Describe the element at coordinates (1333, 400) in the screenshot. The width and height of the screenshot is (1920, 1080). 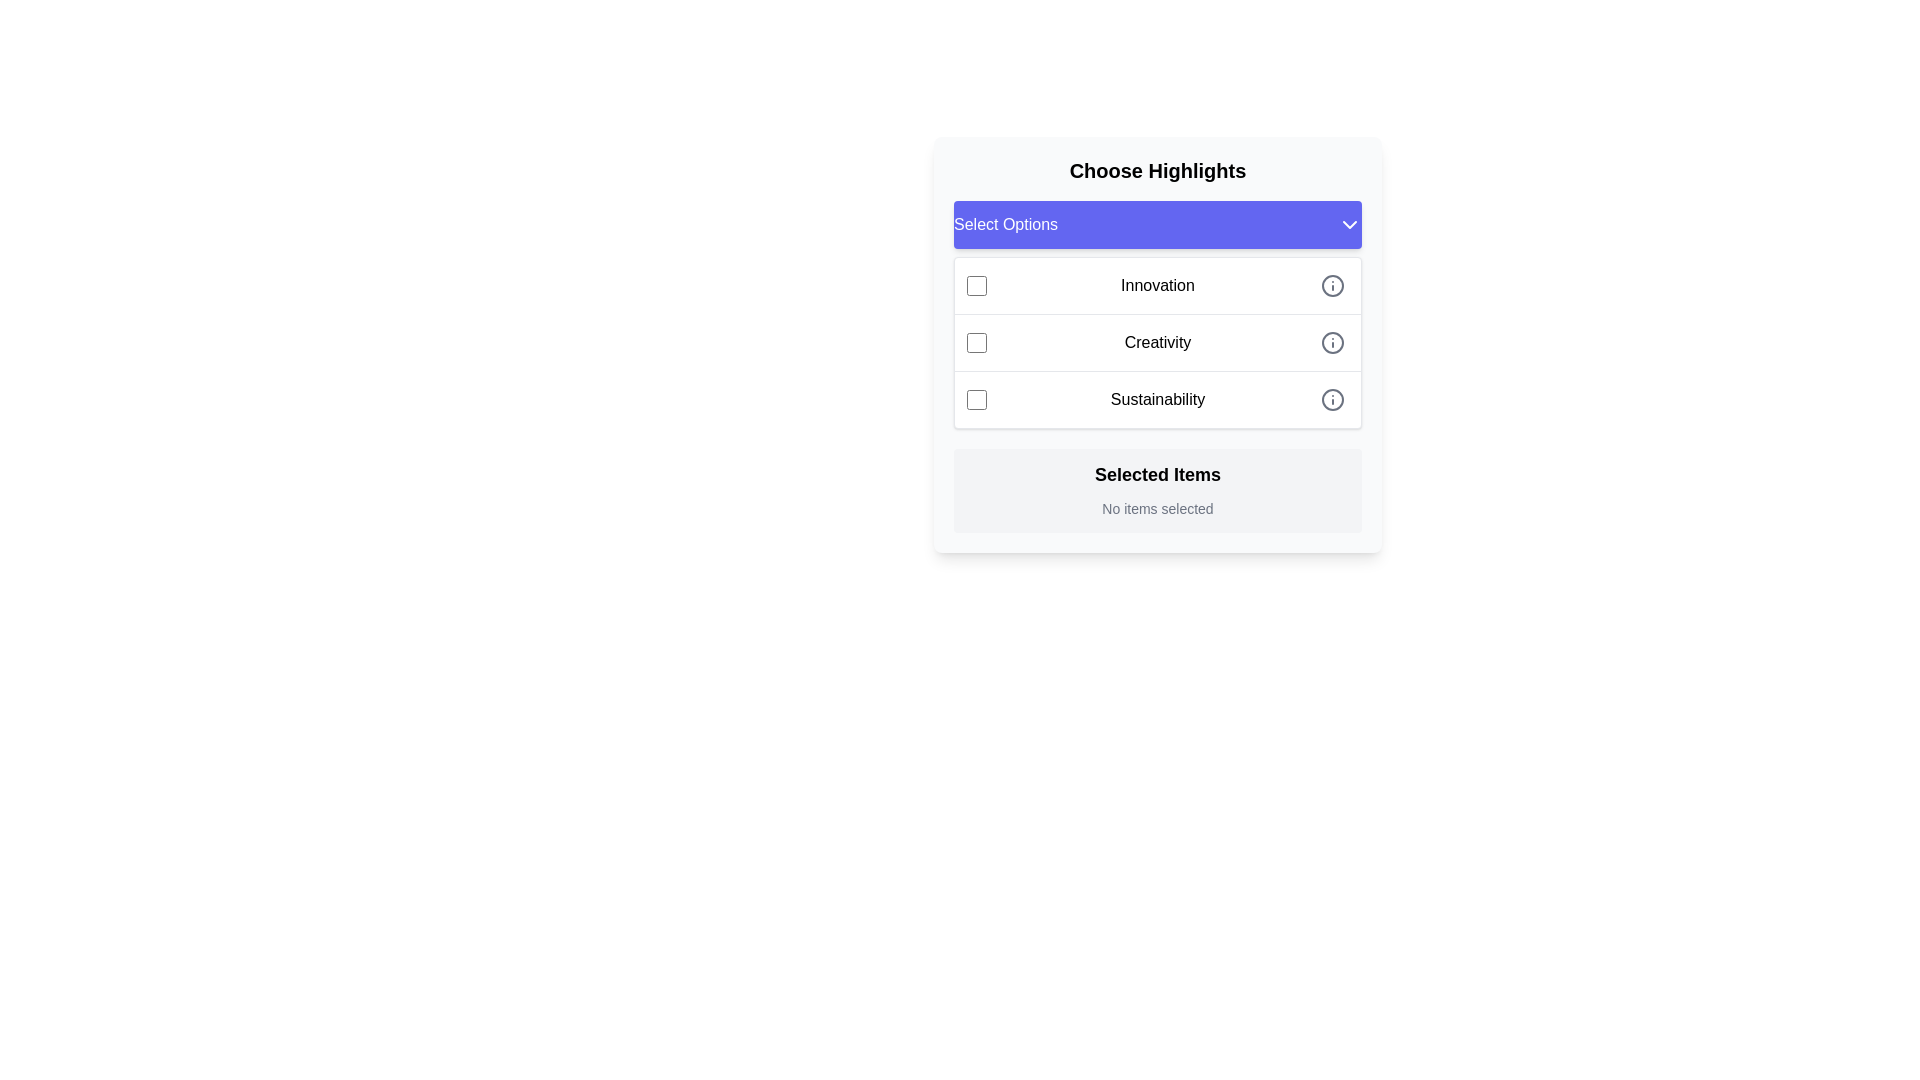
I see `the circular icon button with a border and a small dot in its center, located in the rightmost section of the 'Sustainability' row, adjacent to the text 'Sustainability' and to the right of a checkbox` at that location.